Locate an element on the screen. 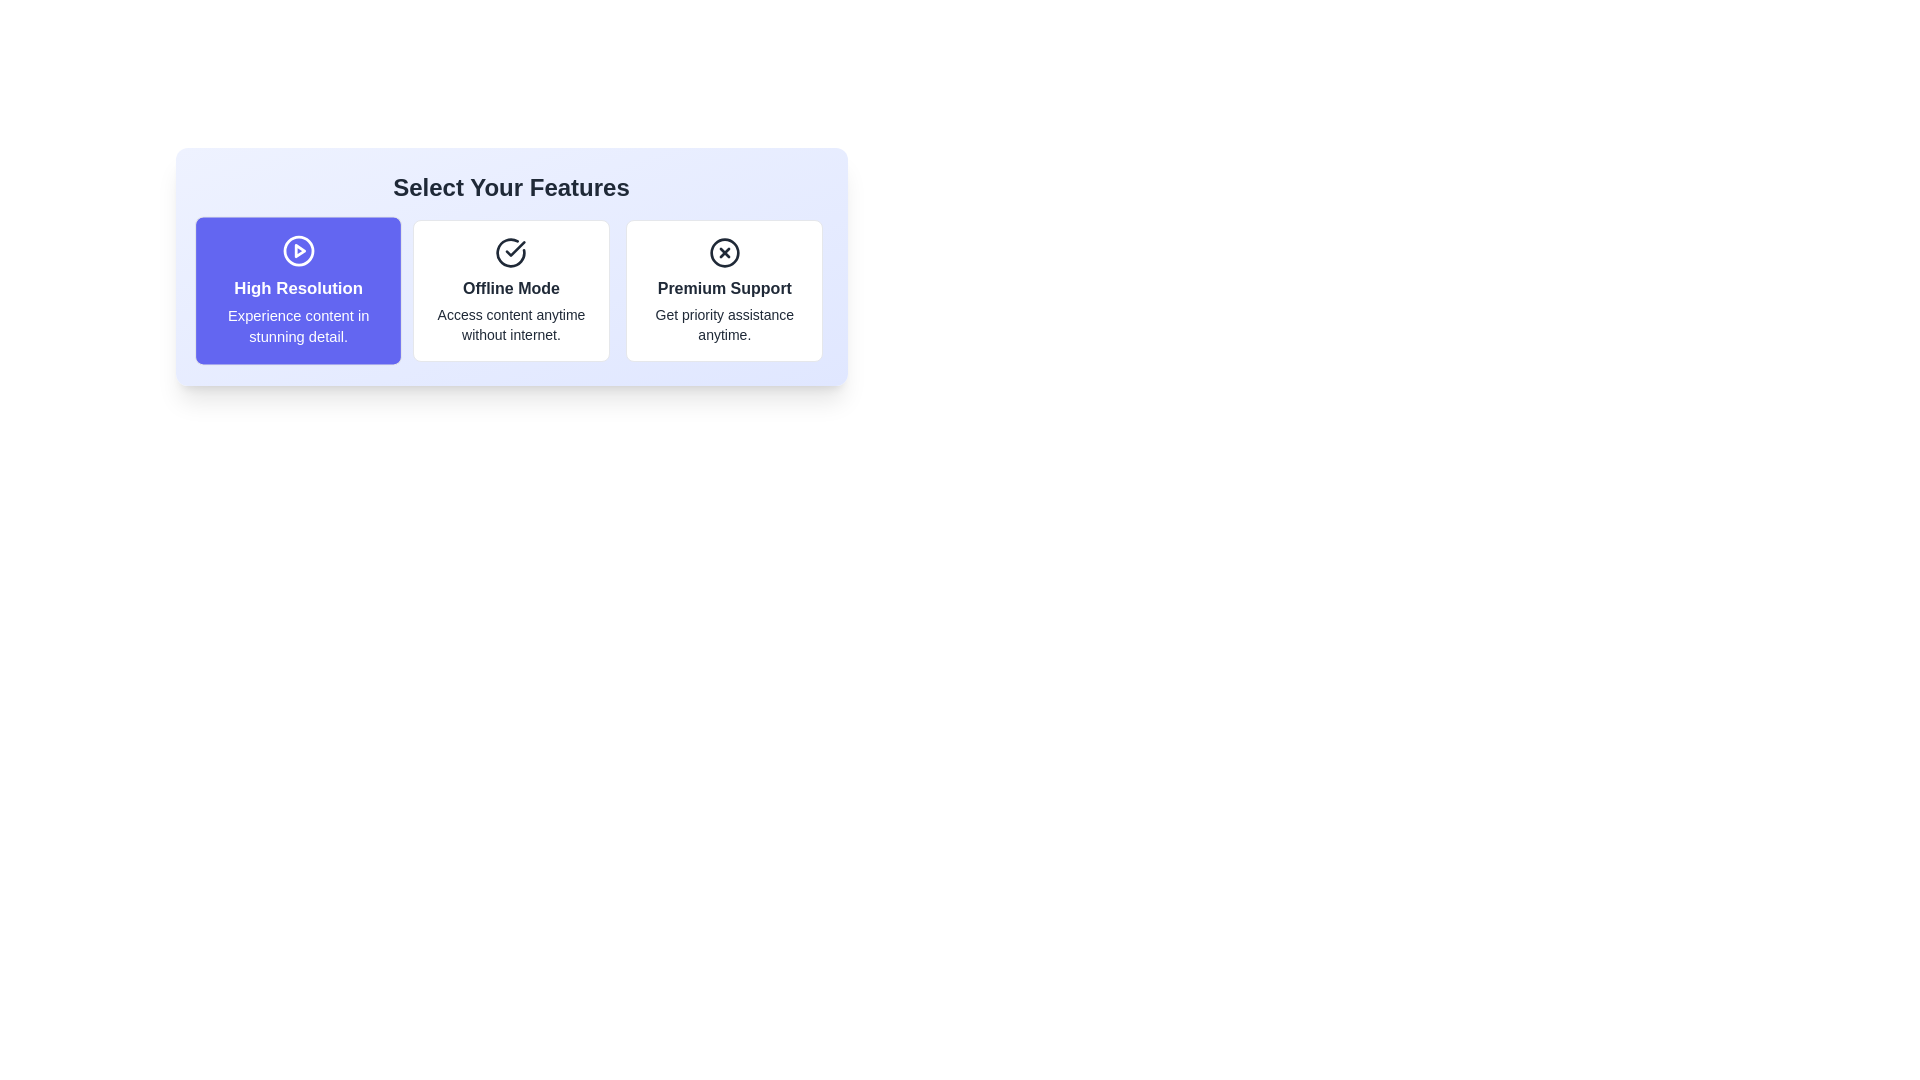 Image resolution: width=1920 pixels, height=1080 pixels. the 'High Resolution' text label, which serves as the title for the first card in a row of three cards is located at coordinates (296, 288).